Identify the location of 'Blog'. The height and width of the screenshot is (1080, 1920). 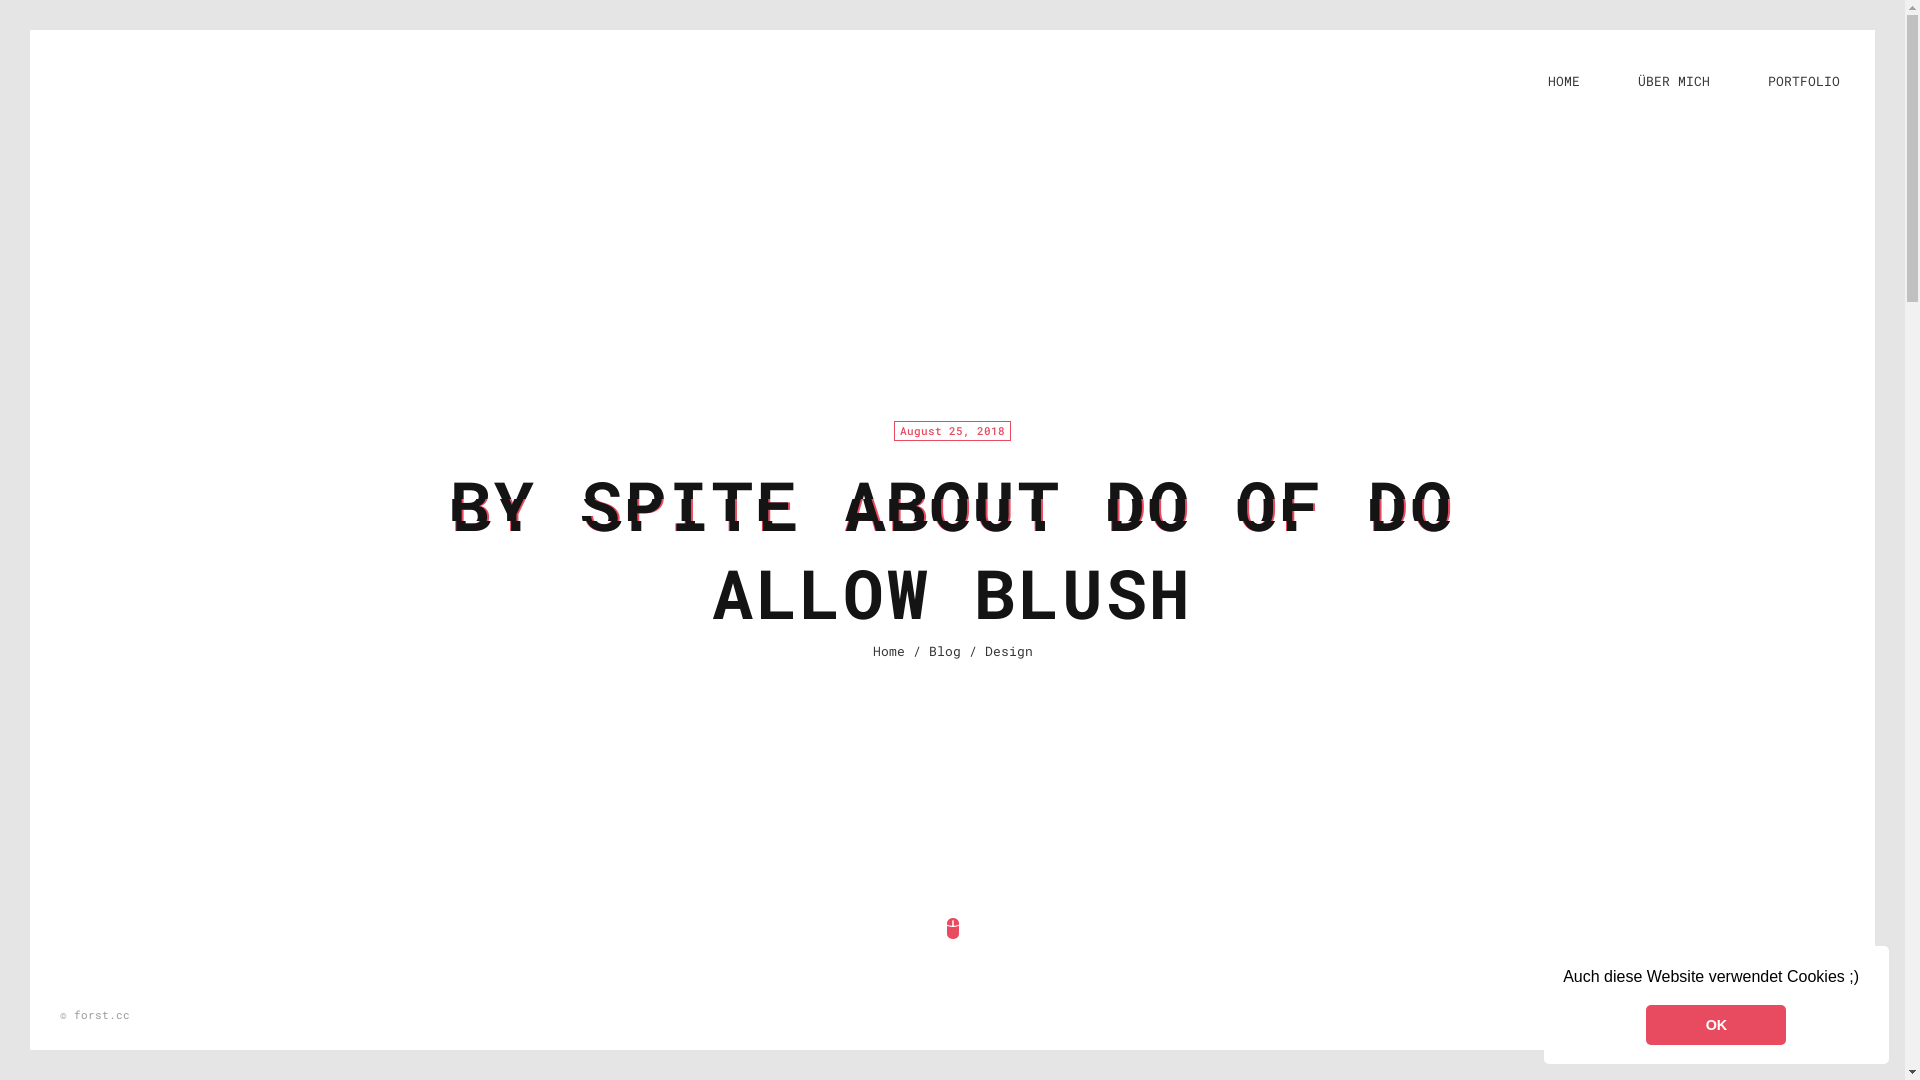
(943, 651).